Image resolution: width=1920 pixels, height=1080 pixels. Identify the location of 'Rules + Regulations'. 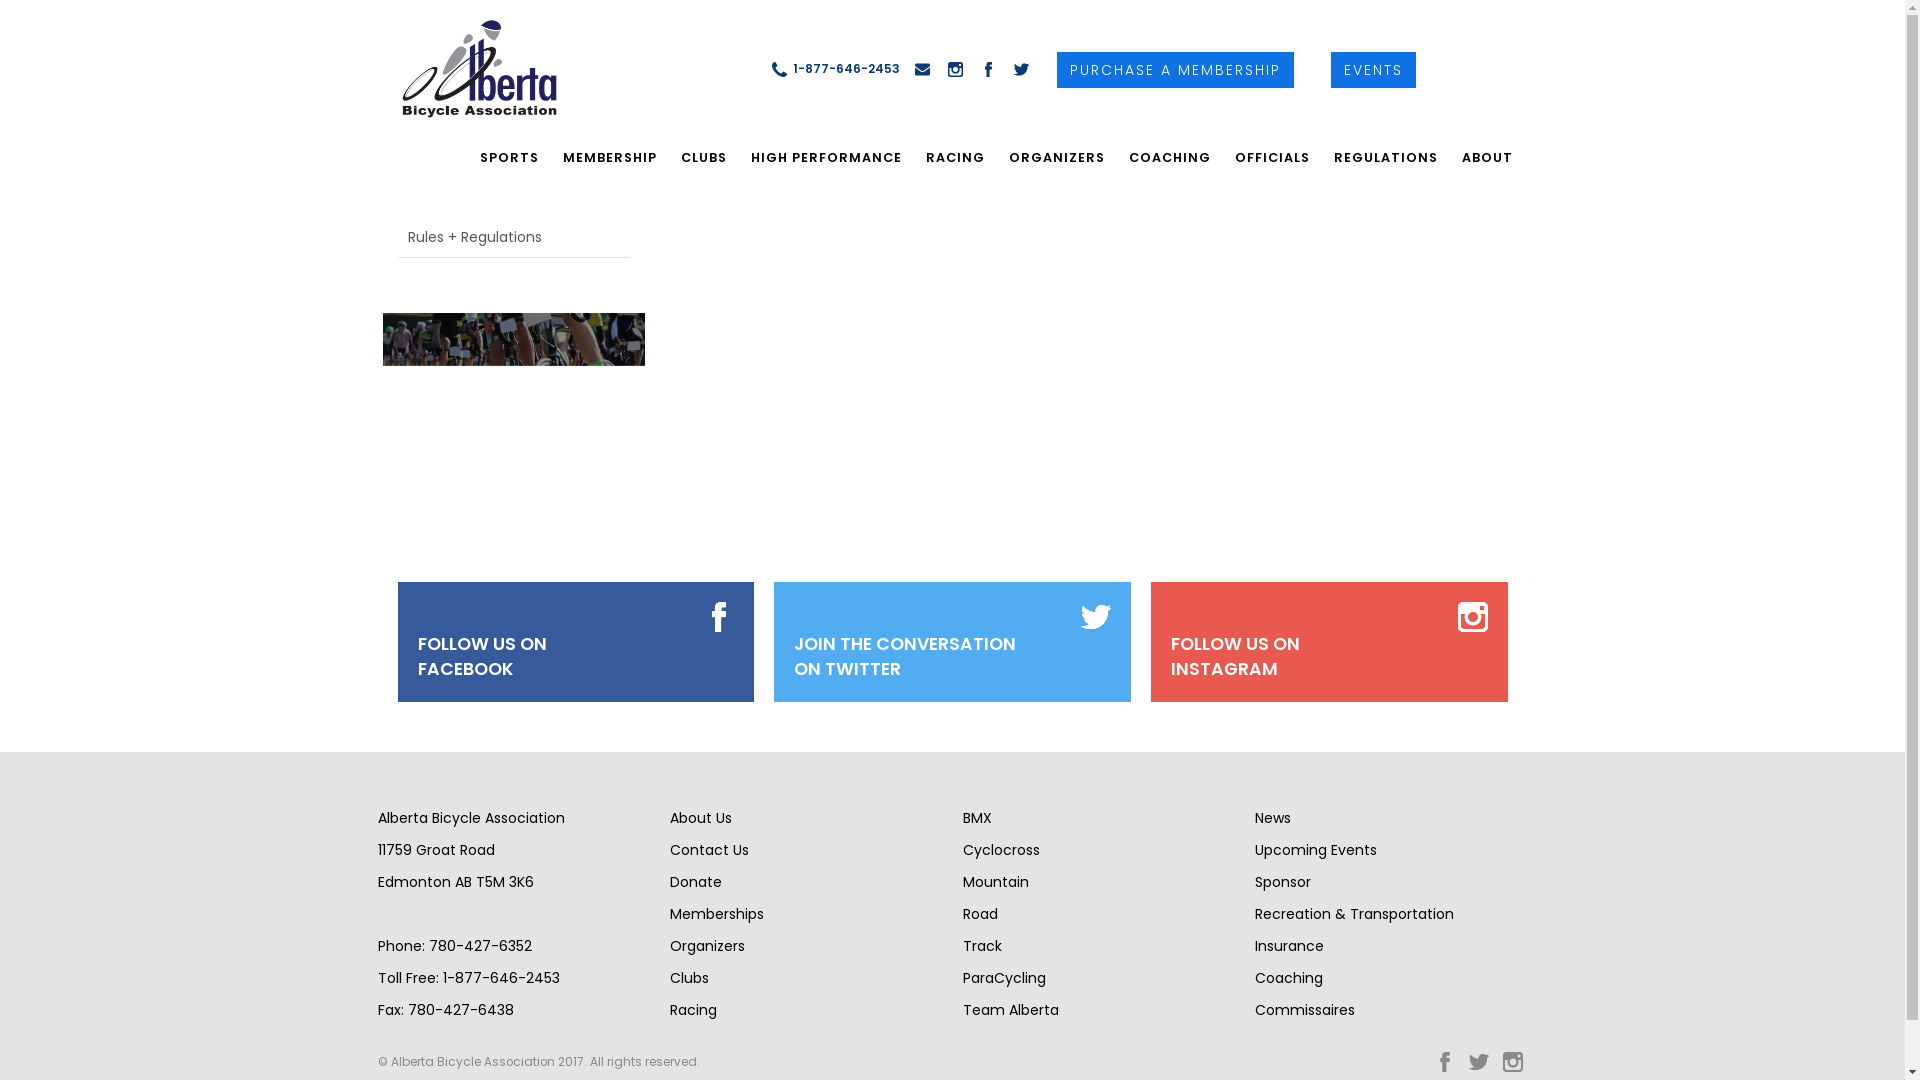
(514, 235).